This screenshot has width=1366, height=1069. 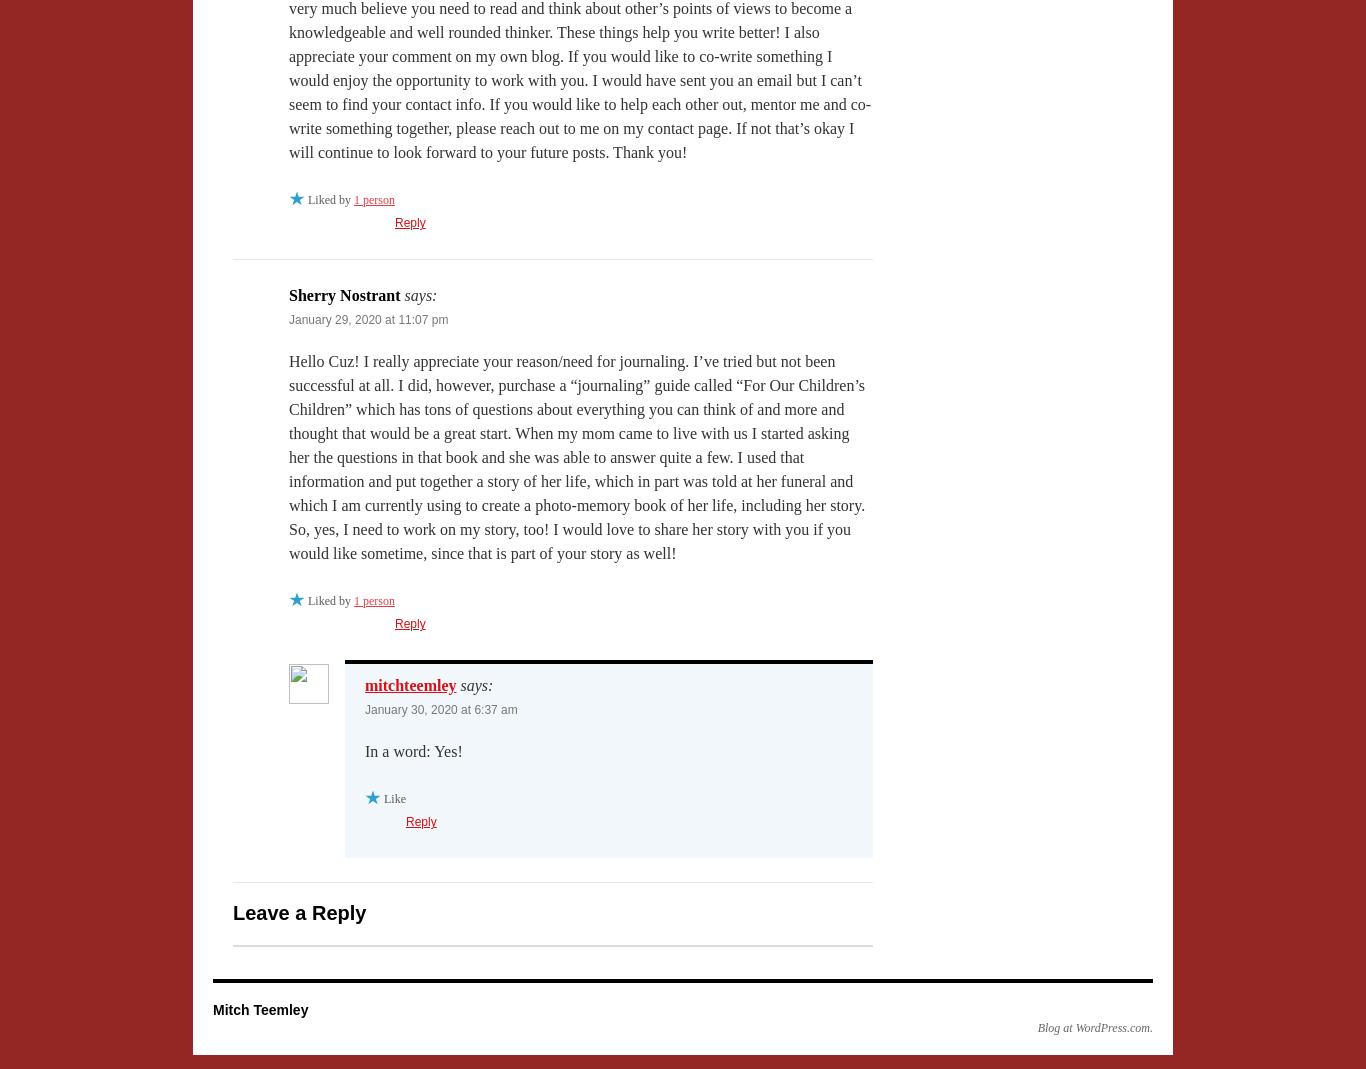 I want to click on 'Like', so click(x=394, y=798).